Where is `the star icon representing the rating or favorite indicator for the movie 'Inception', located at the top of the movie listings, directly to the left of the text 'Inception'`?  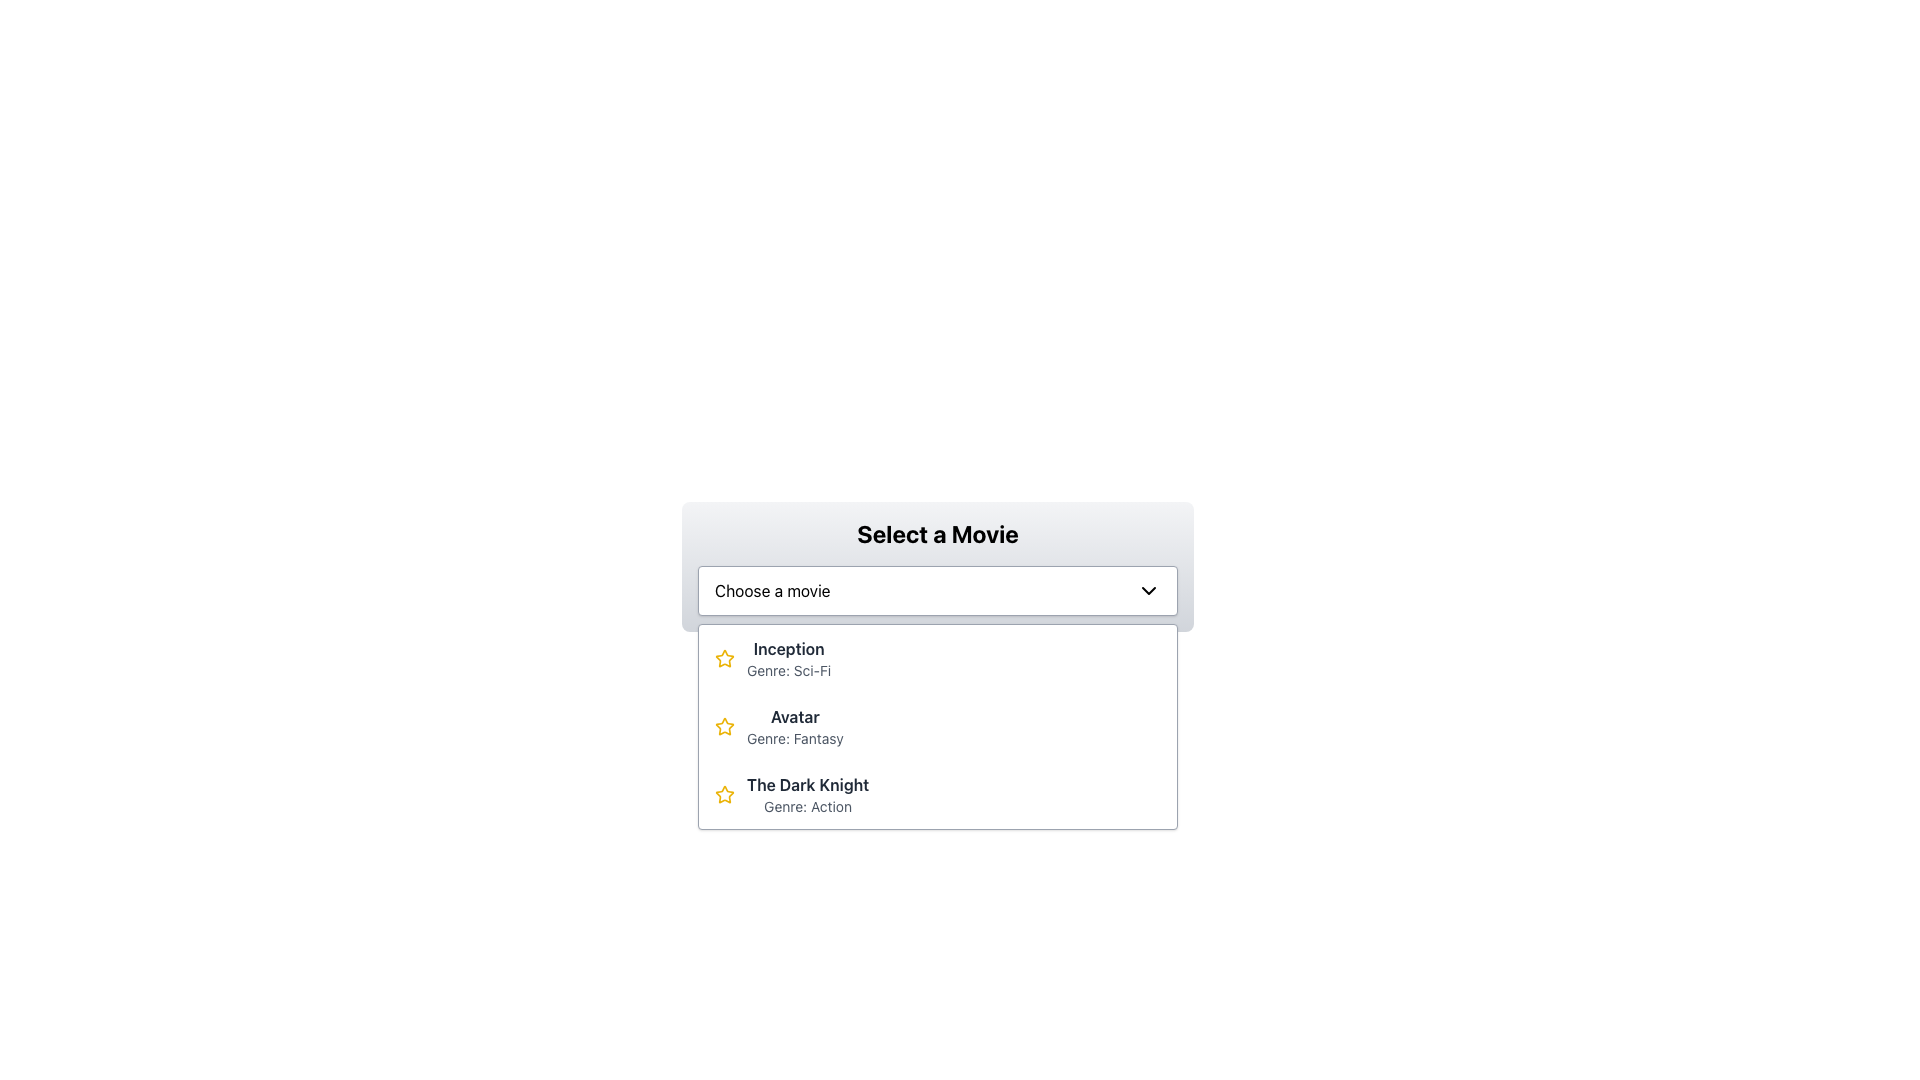 the star icon representing the rating or favorite indicator for the movie 'Inception', located at the top of the movie listings, directly to the left of the text 'Inception' is located at coordinates (723, 659).